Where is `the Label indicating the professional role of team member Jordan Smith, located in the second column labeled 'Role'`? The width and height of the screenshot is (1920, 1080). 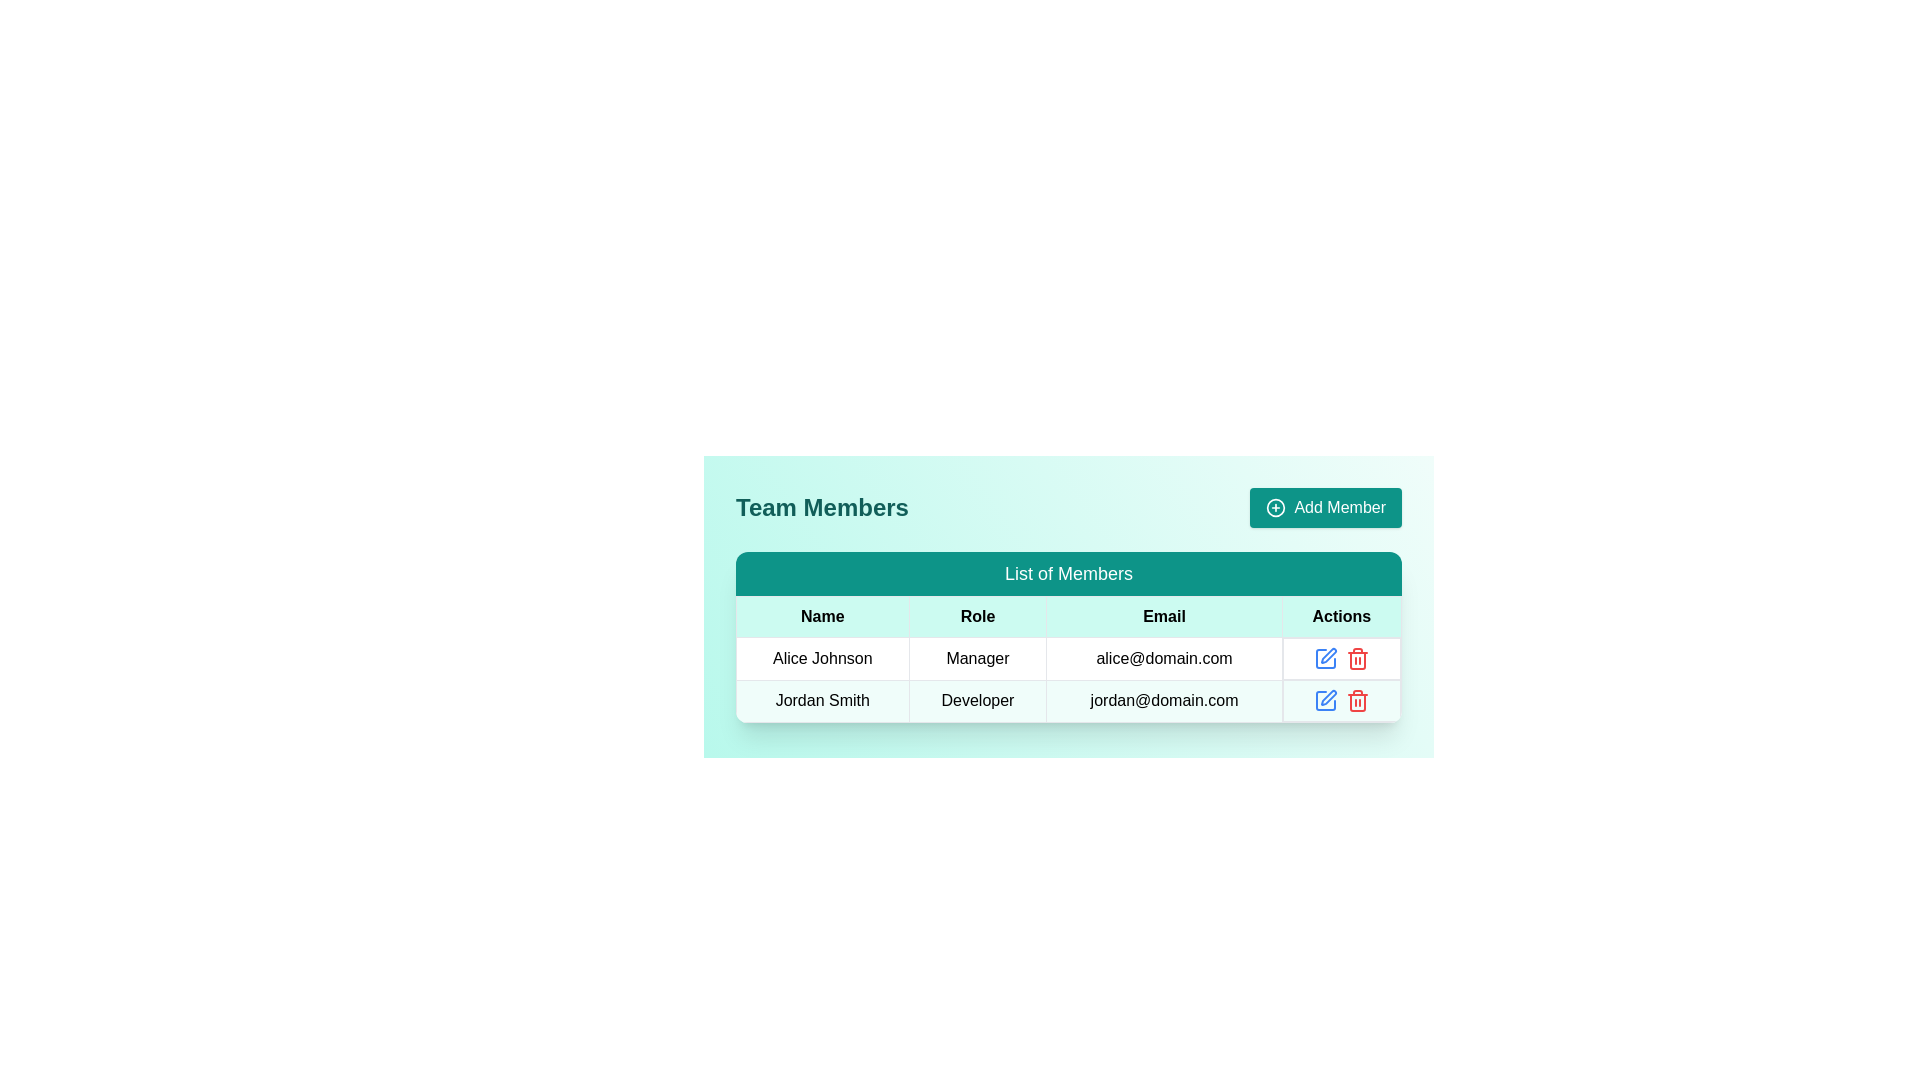 the Label indicating the professional role of team member Jordan Smith, located in the second column labeled 'Role' is located at coordinates (978, 700).